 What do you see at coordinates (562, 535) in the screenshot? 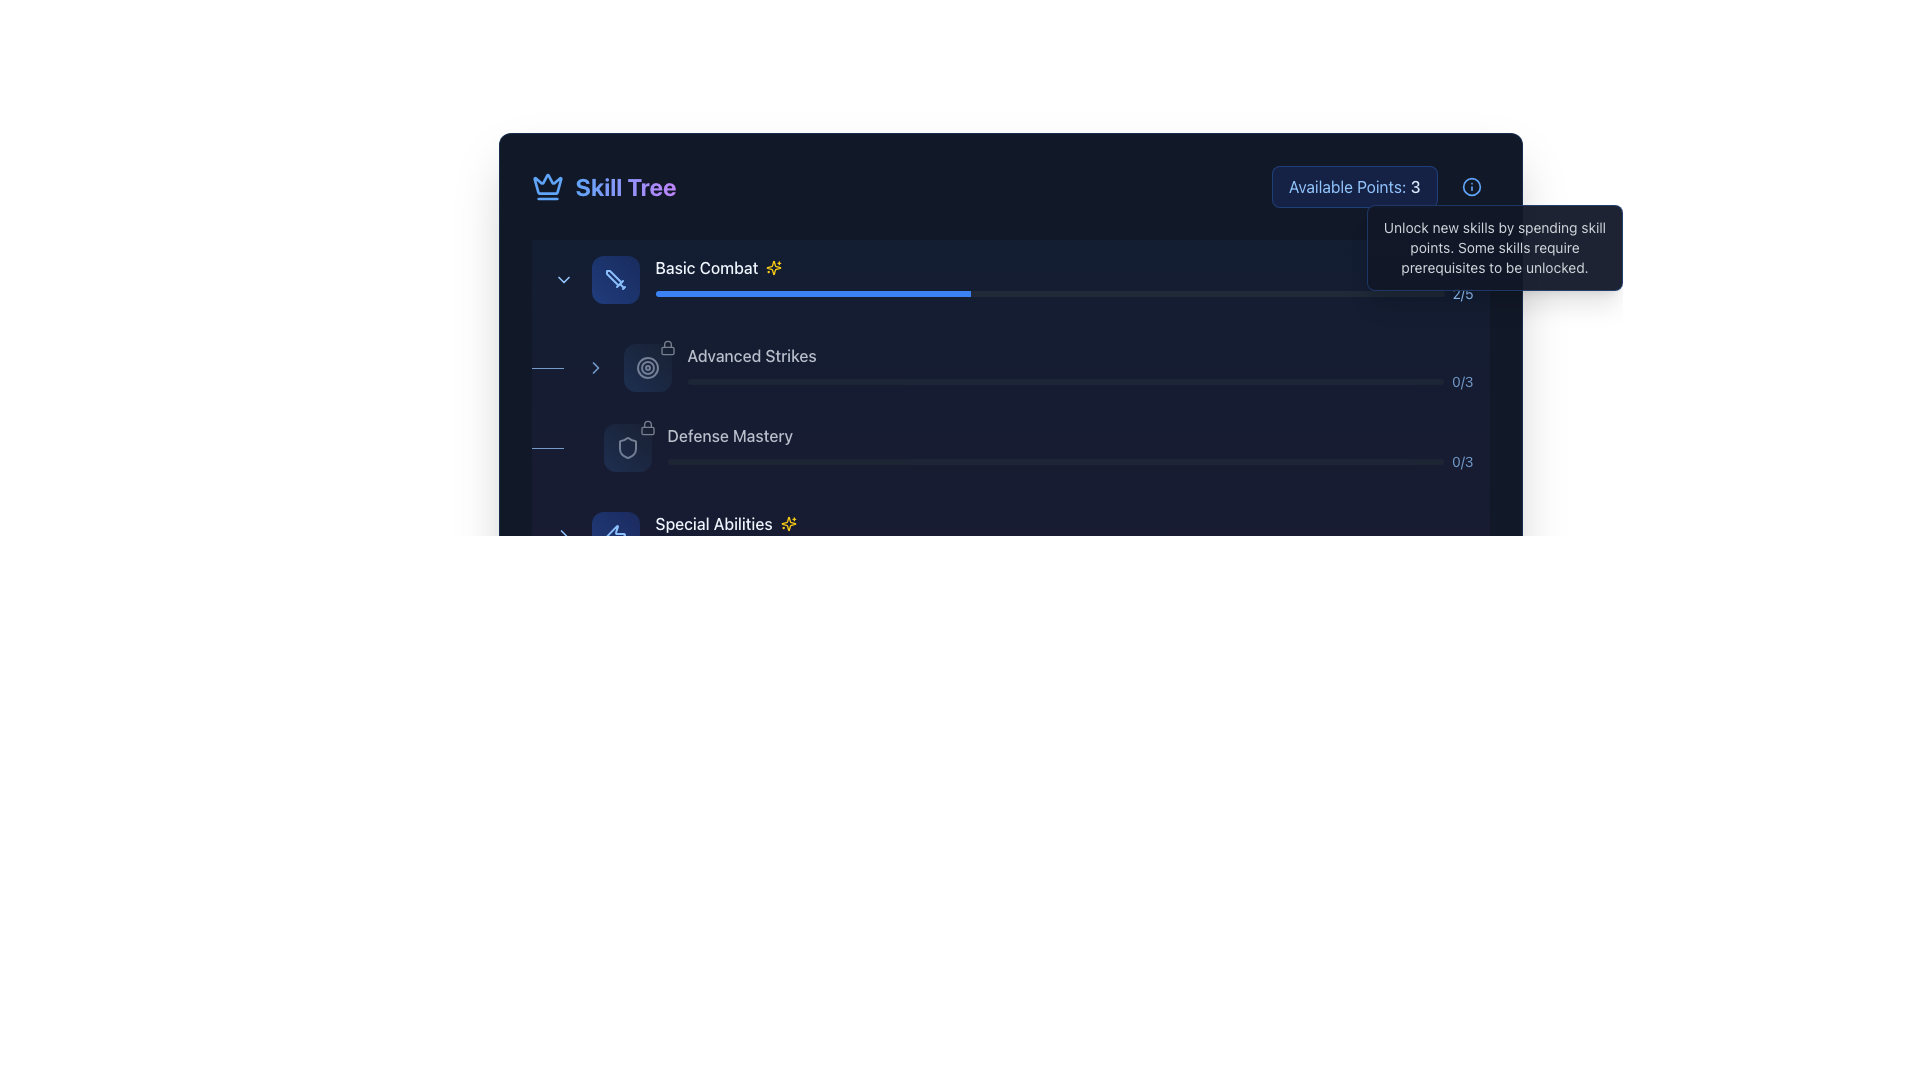
I see `the chevron right icon located in the 'Special Abilities' section of the skill tree` at bounding box center [562, 535].